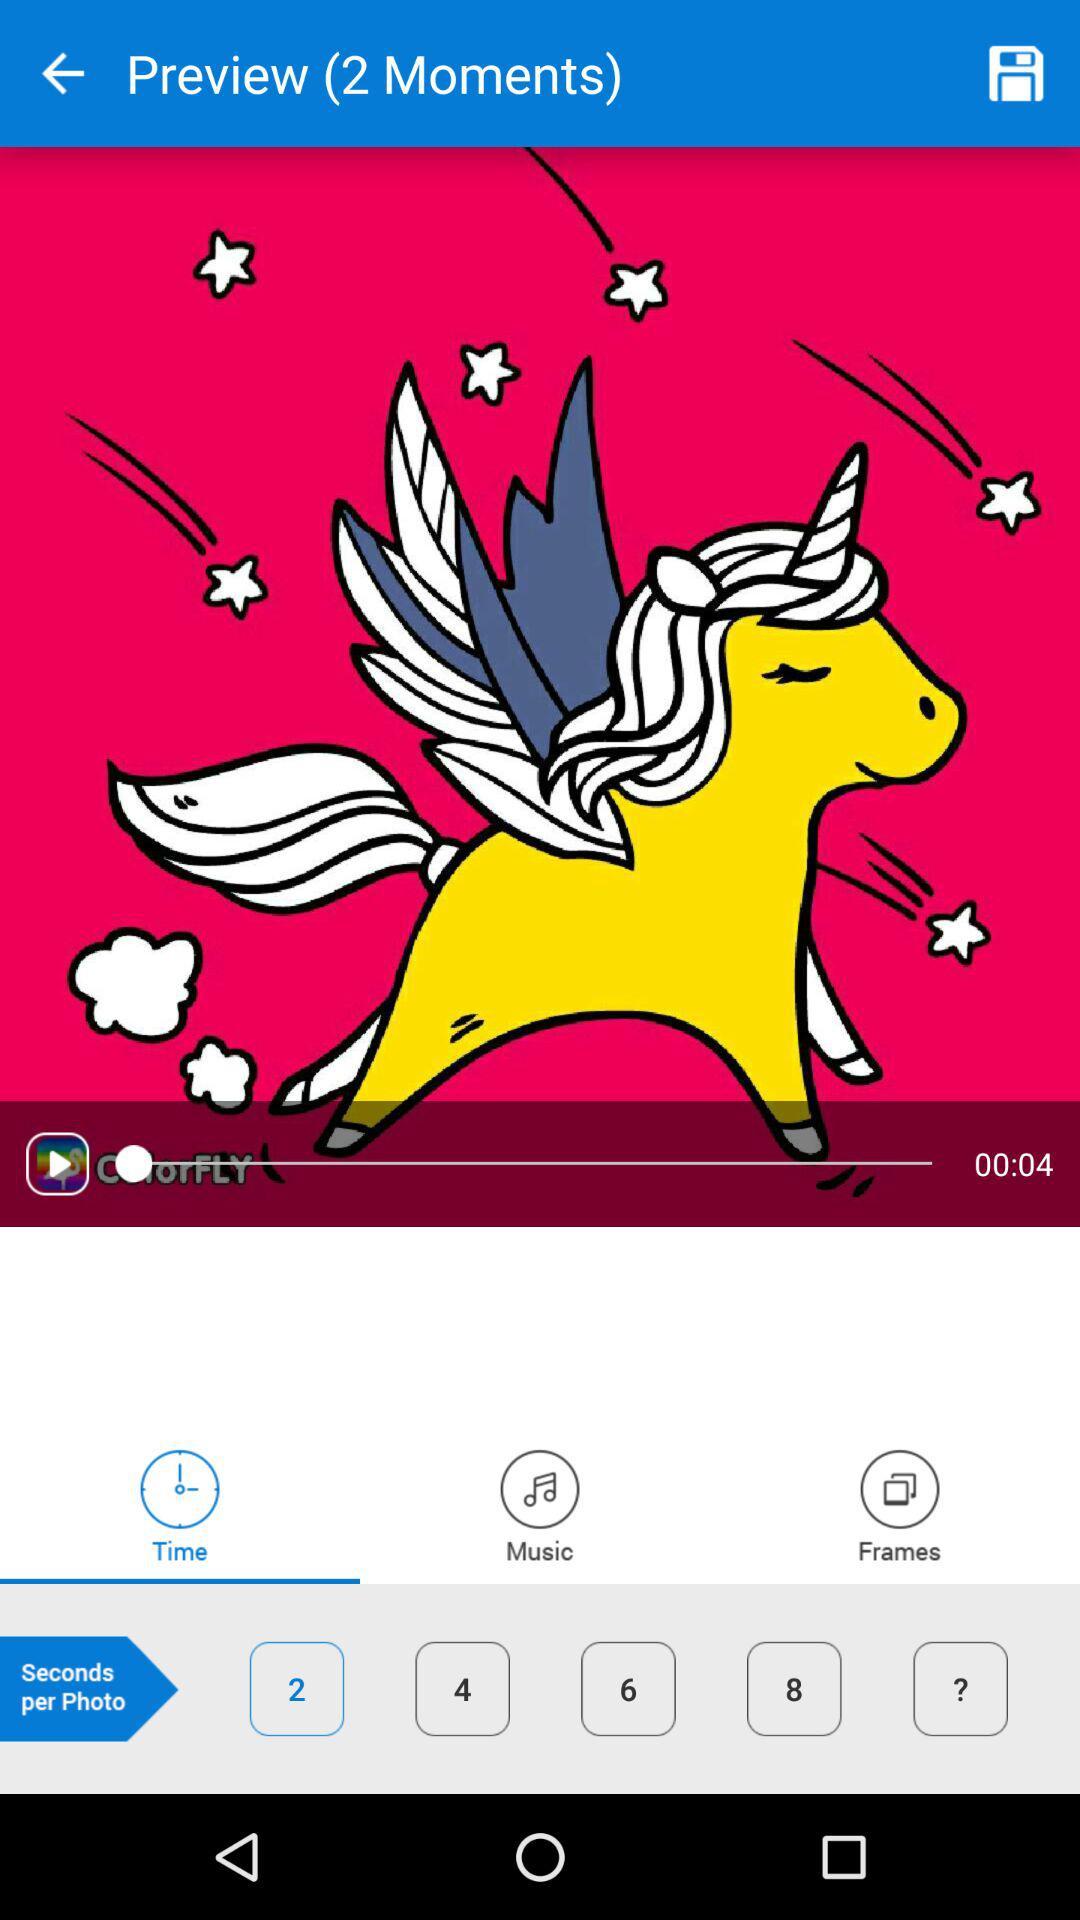 Image resolution: width=1080 pixels, height=1920 pixels. What do you see at coordinates (898, 1505) in the screenshot?
I see `the microphone icon` at bounding box center [898, 1505].